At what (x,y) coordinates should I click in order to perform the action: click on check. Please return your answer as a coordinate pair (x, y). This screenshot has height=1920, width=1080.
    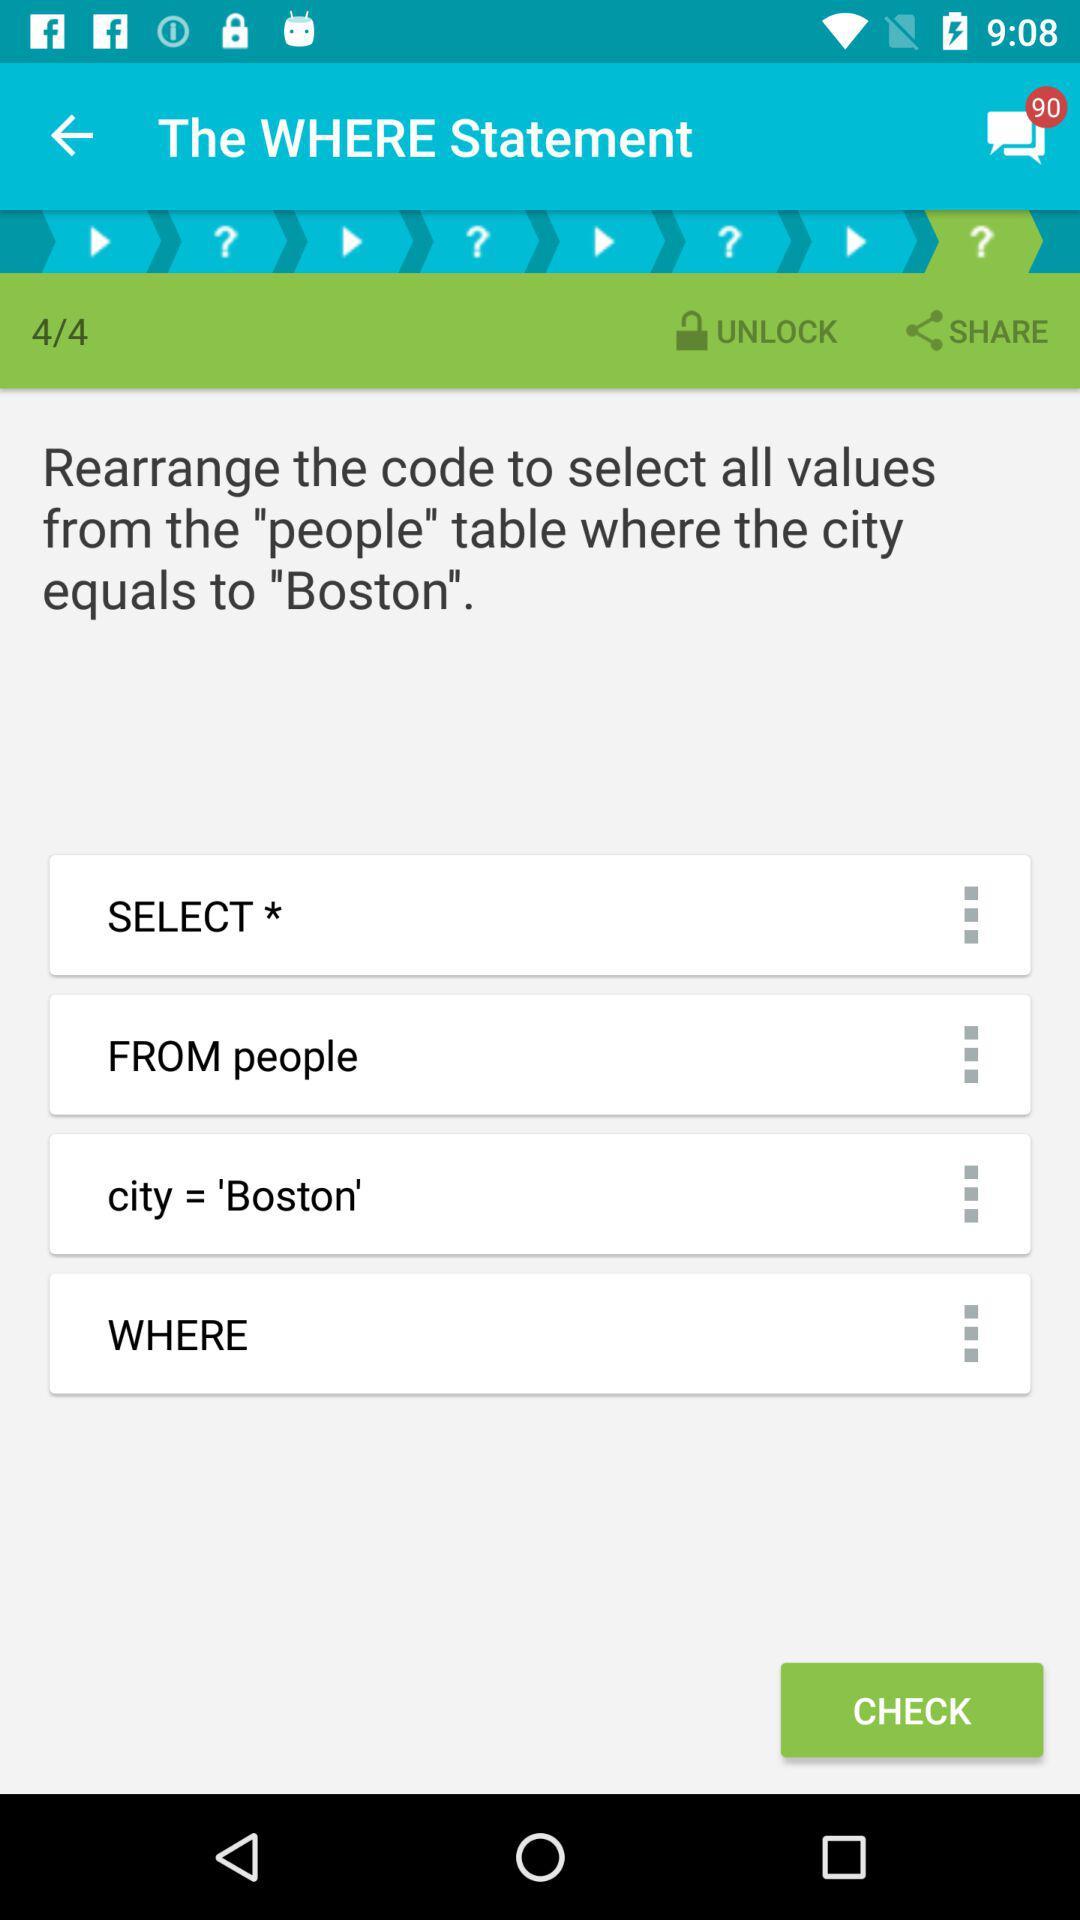
    Looking at the image, I should click on (911, 1708).